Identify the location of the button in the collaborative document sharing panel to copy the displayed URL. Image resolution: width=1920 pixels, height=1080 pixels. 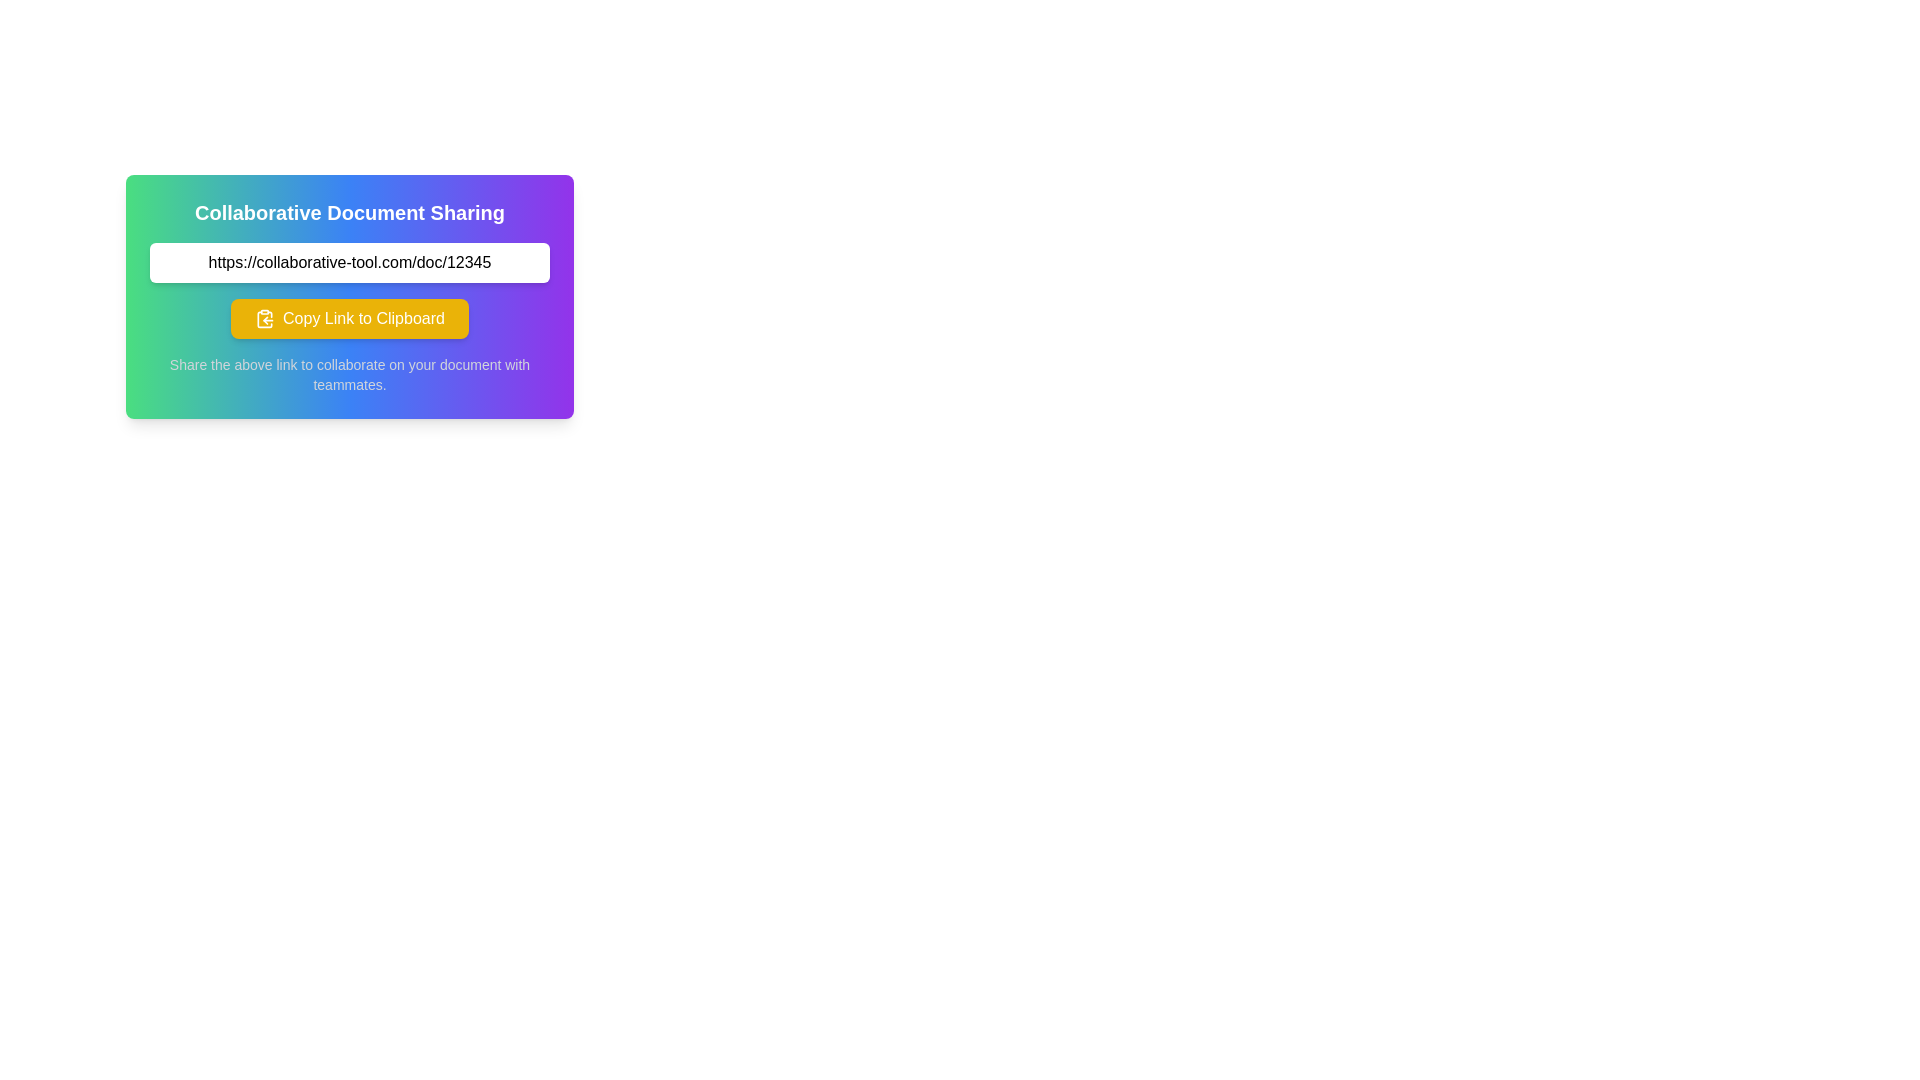
(350, 297).